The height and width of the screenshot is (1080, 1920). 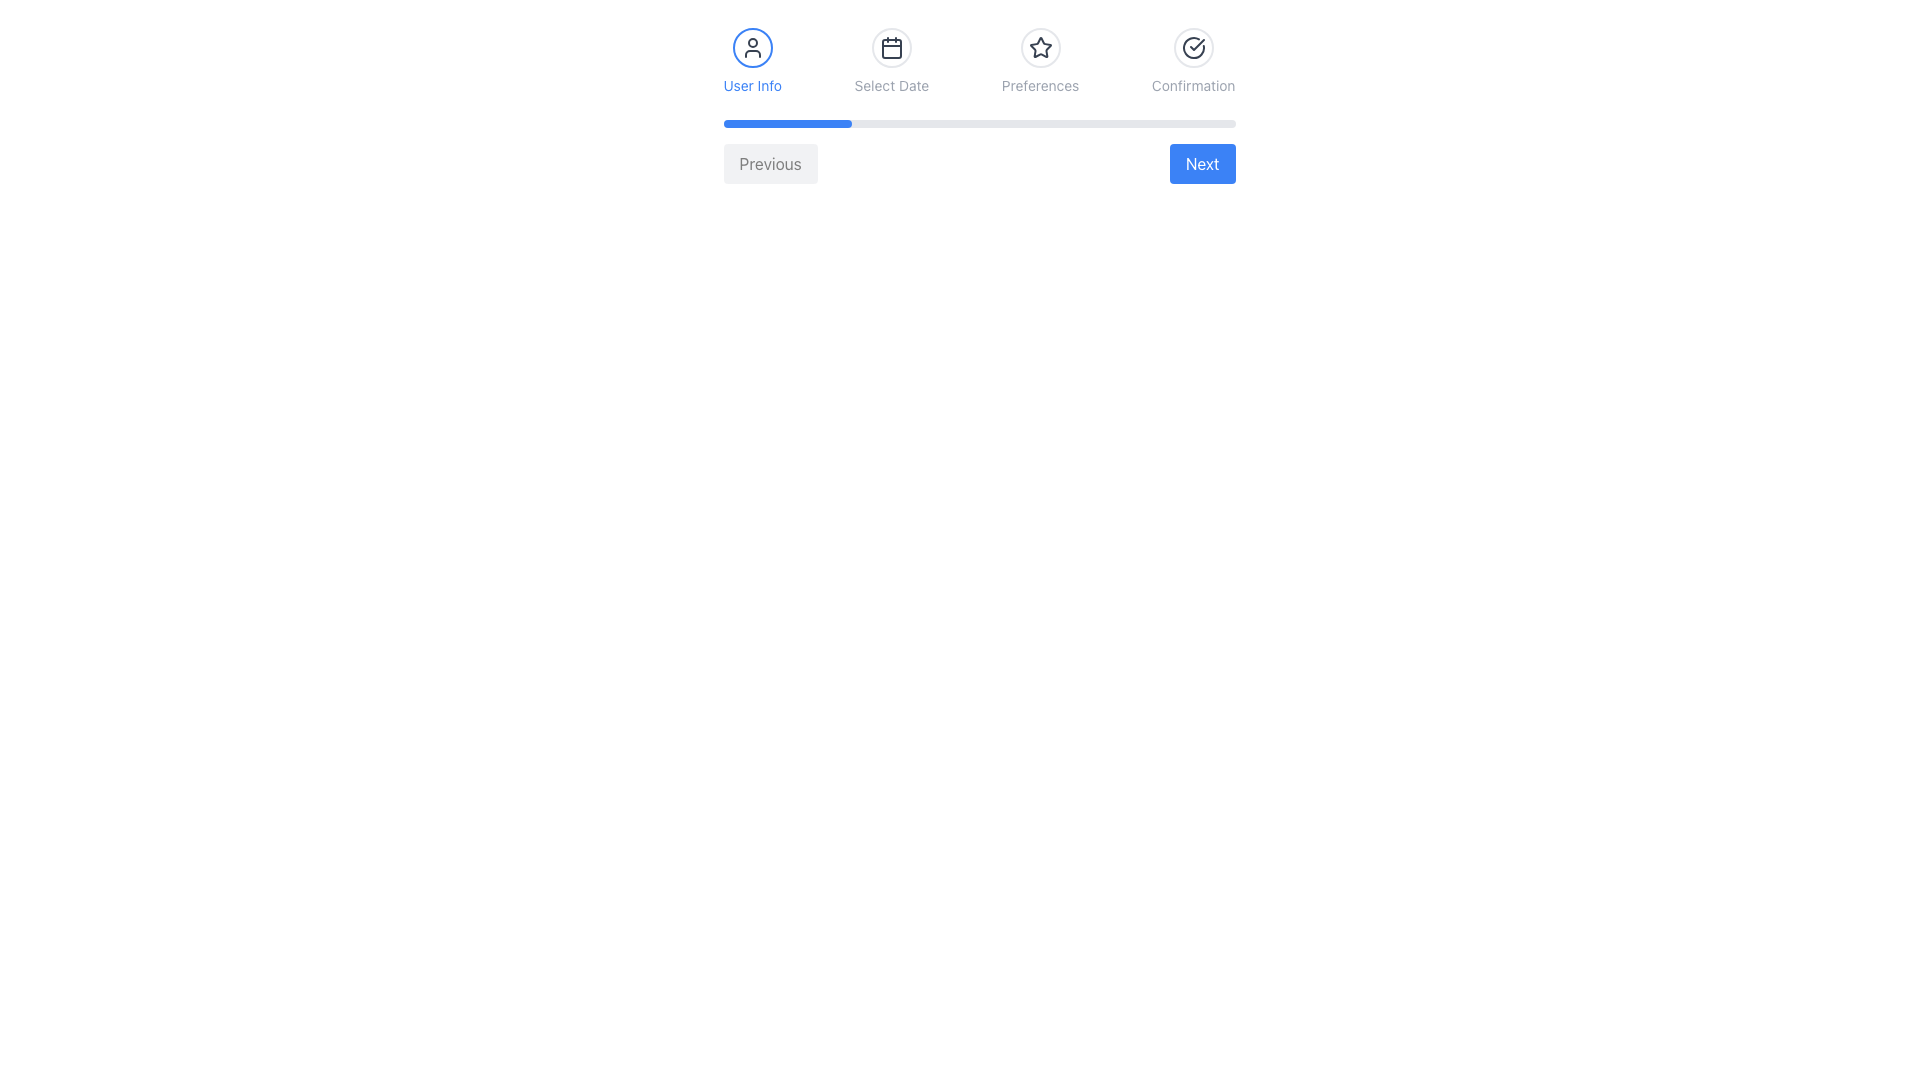 I want to click on the 'Previous' button, which is a rectangular button with a light gray background and rounded corners, so click(x=769, y=163).